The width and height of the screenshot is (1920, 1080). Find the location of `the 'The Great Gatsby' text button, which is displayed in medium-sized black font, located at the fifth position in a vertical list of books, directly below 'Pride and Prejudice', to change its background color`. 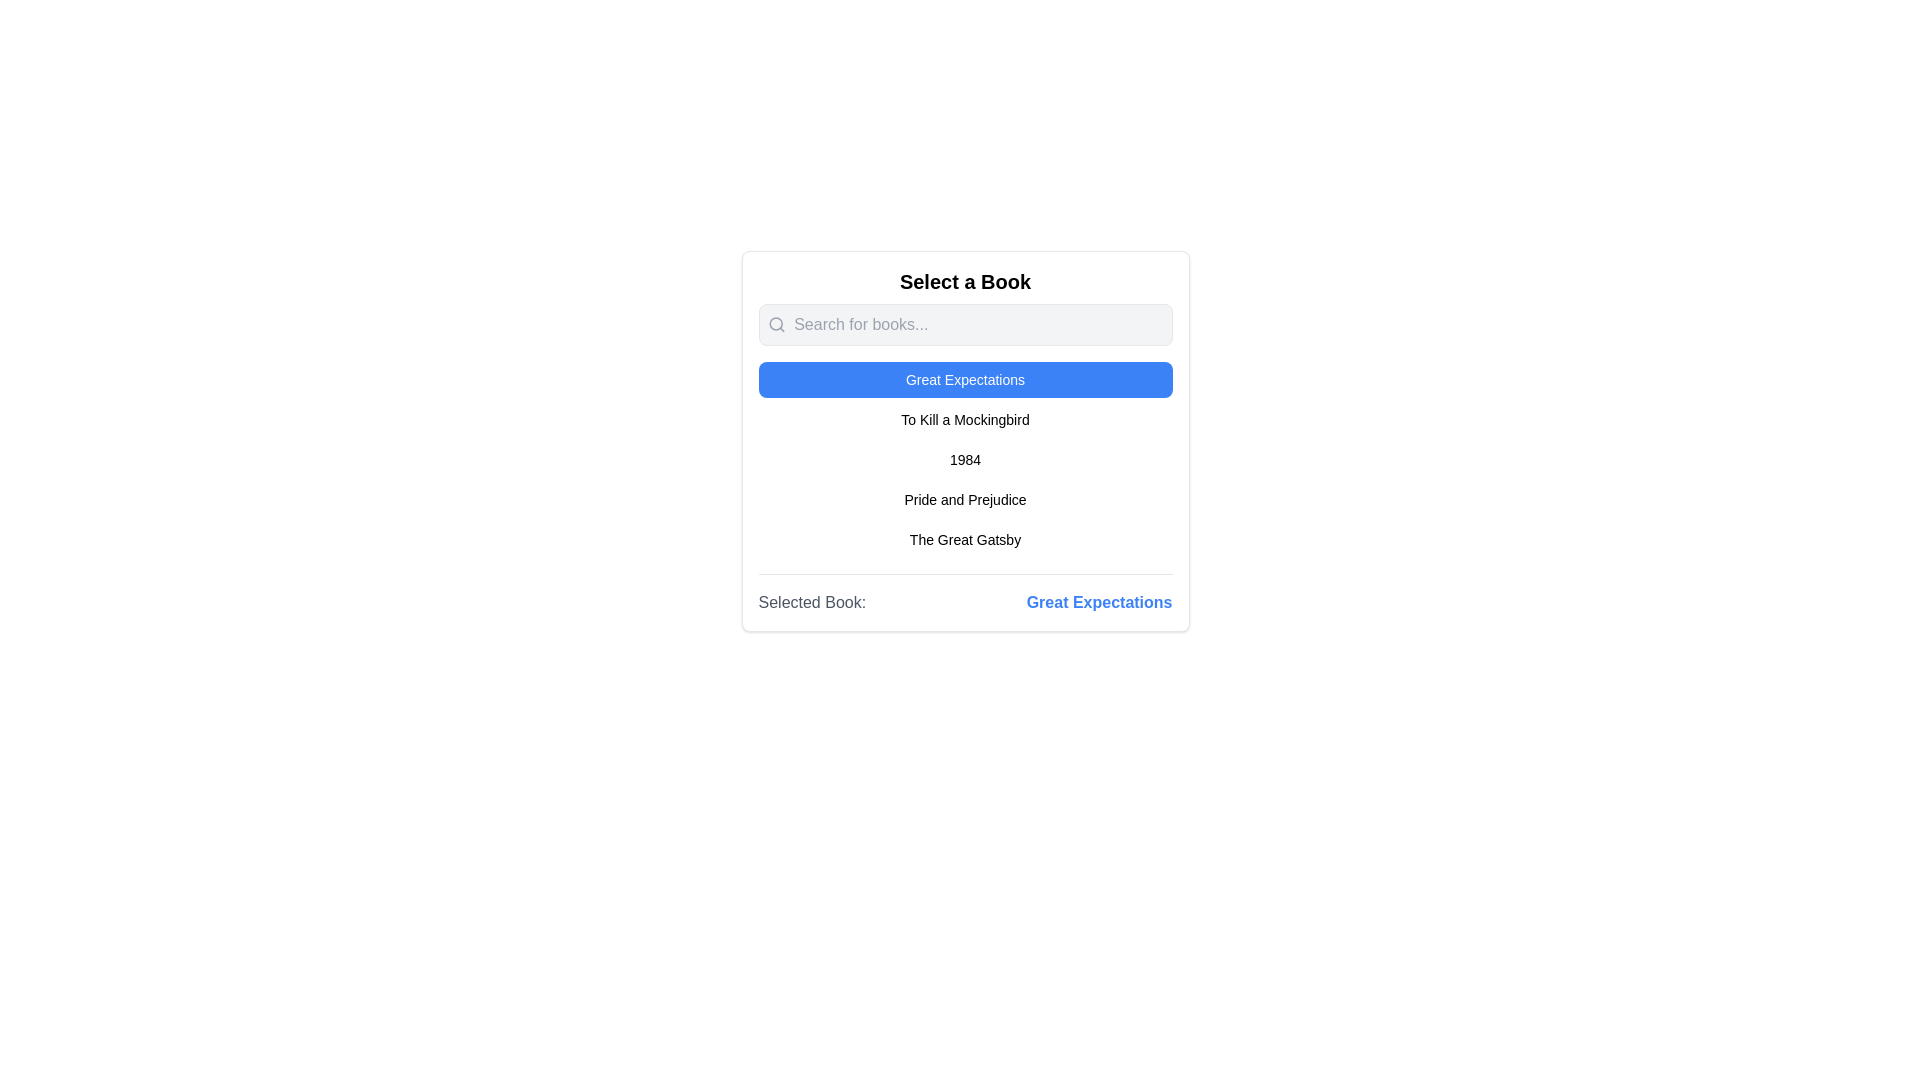

the 'The Great Gatsby' text button, which is displayed in medium-sized black font, located at the fifth position in a vertical list of books, directly below 'Pride and Prejudice', to change its background color is located at coordinates (965, 540).